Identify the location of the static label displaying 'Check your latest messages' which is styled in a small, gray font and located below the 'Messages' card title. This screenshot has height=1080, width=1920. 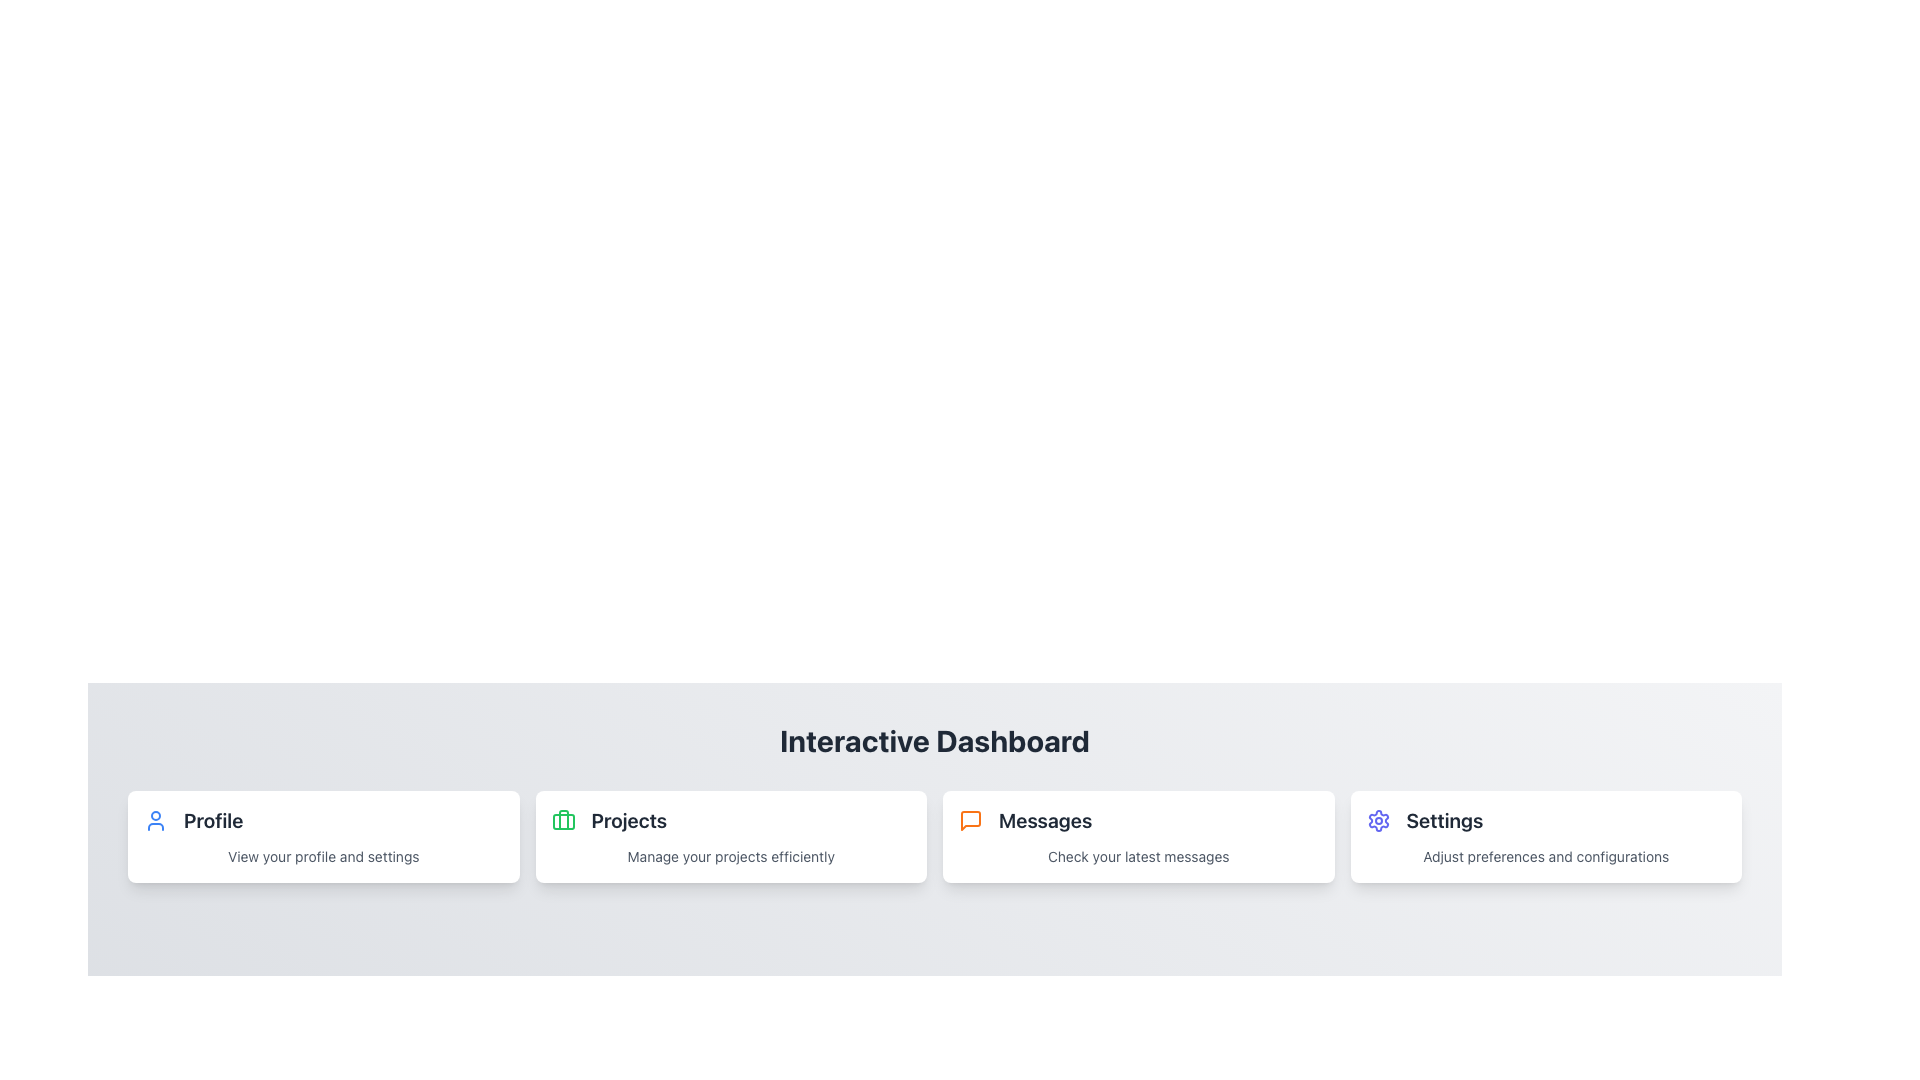
(1138, 855).